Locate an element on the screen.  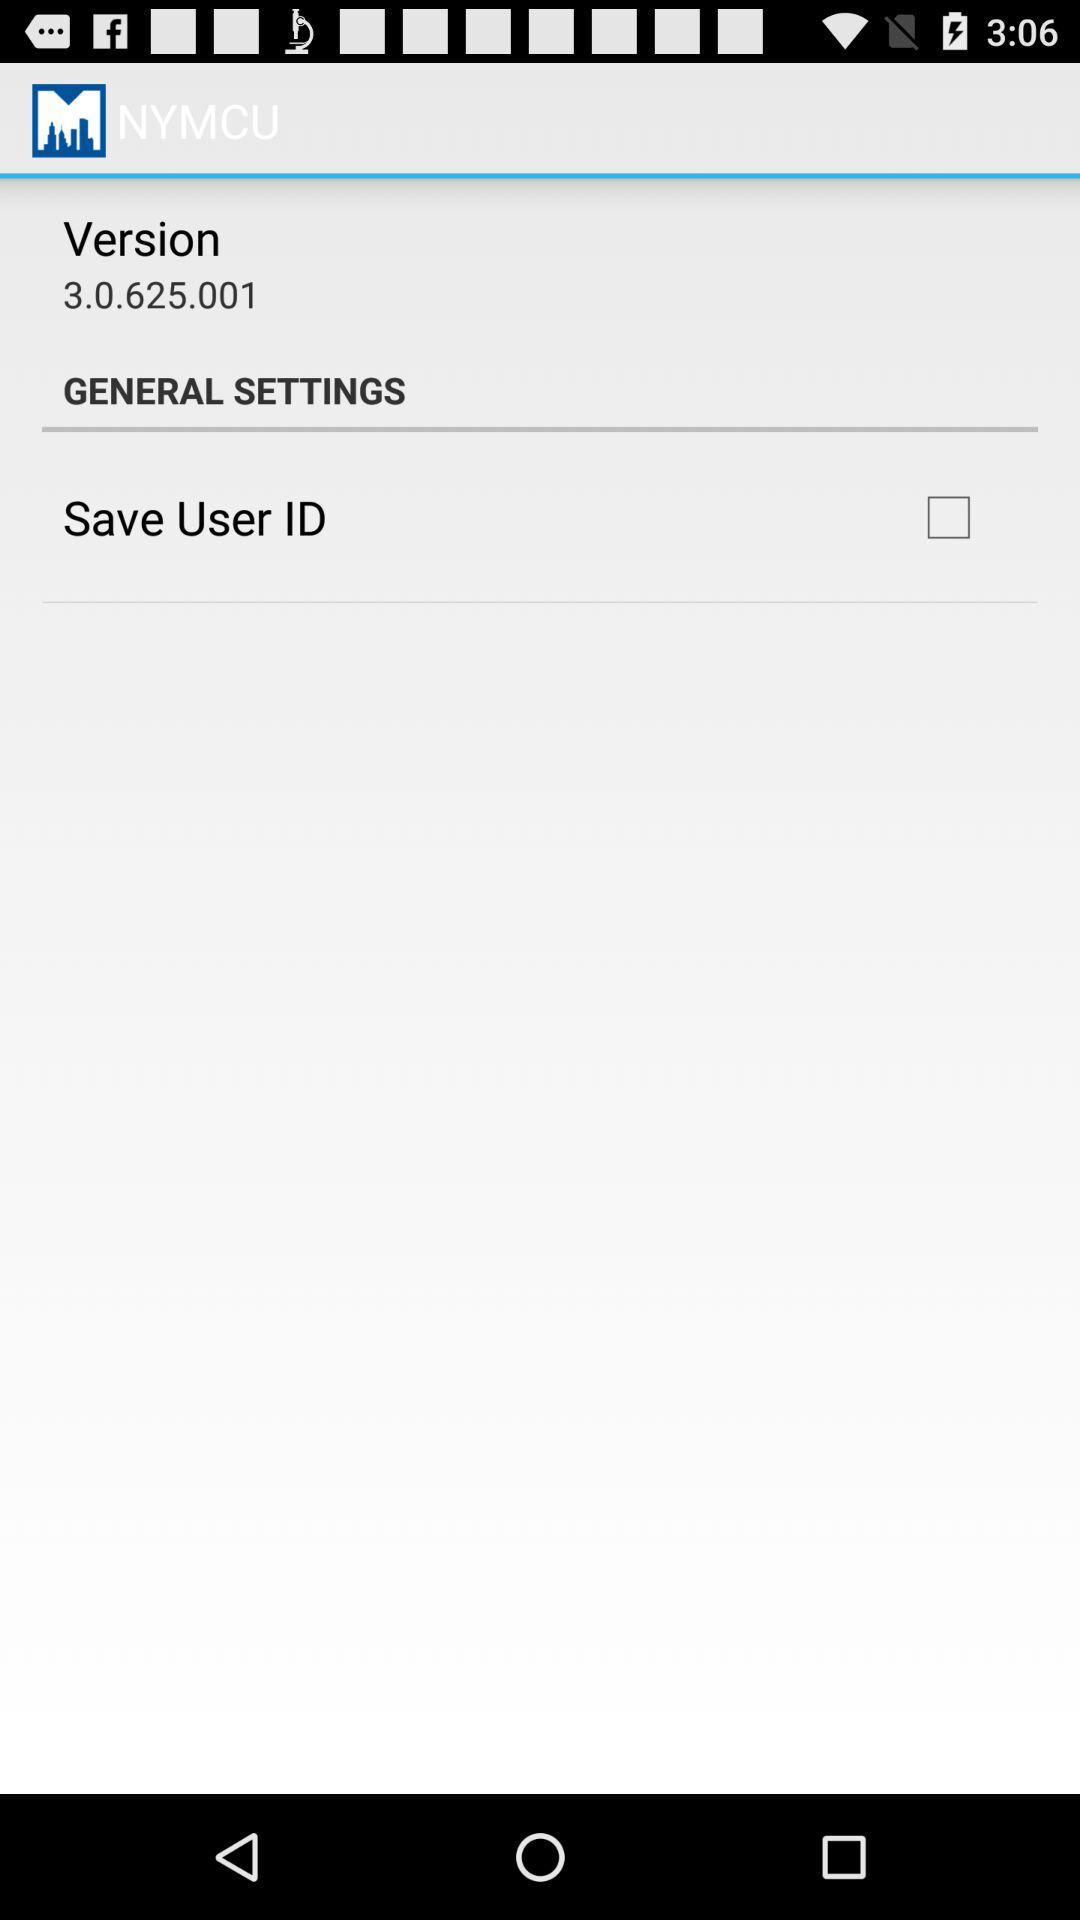
the app below general settings is located at coordinates (947, 517).